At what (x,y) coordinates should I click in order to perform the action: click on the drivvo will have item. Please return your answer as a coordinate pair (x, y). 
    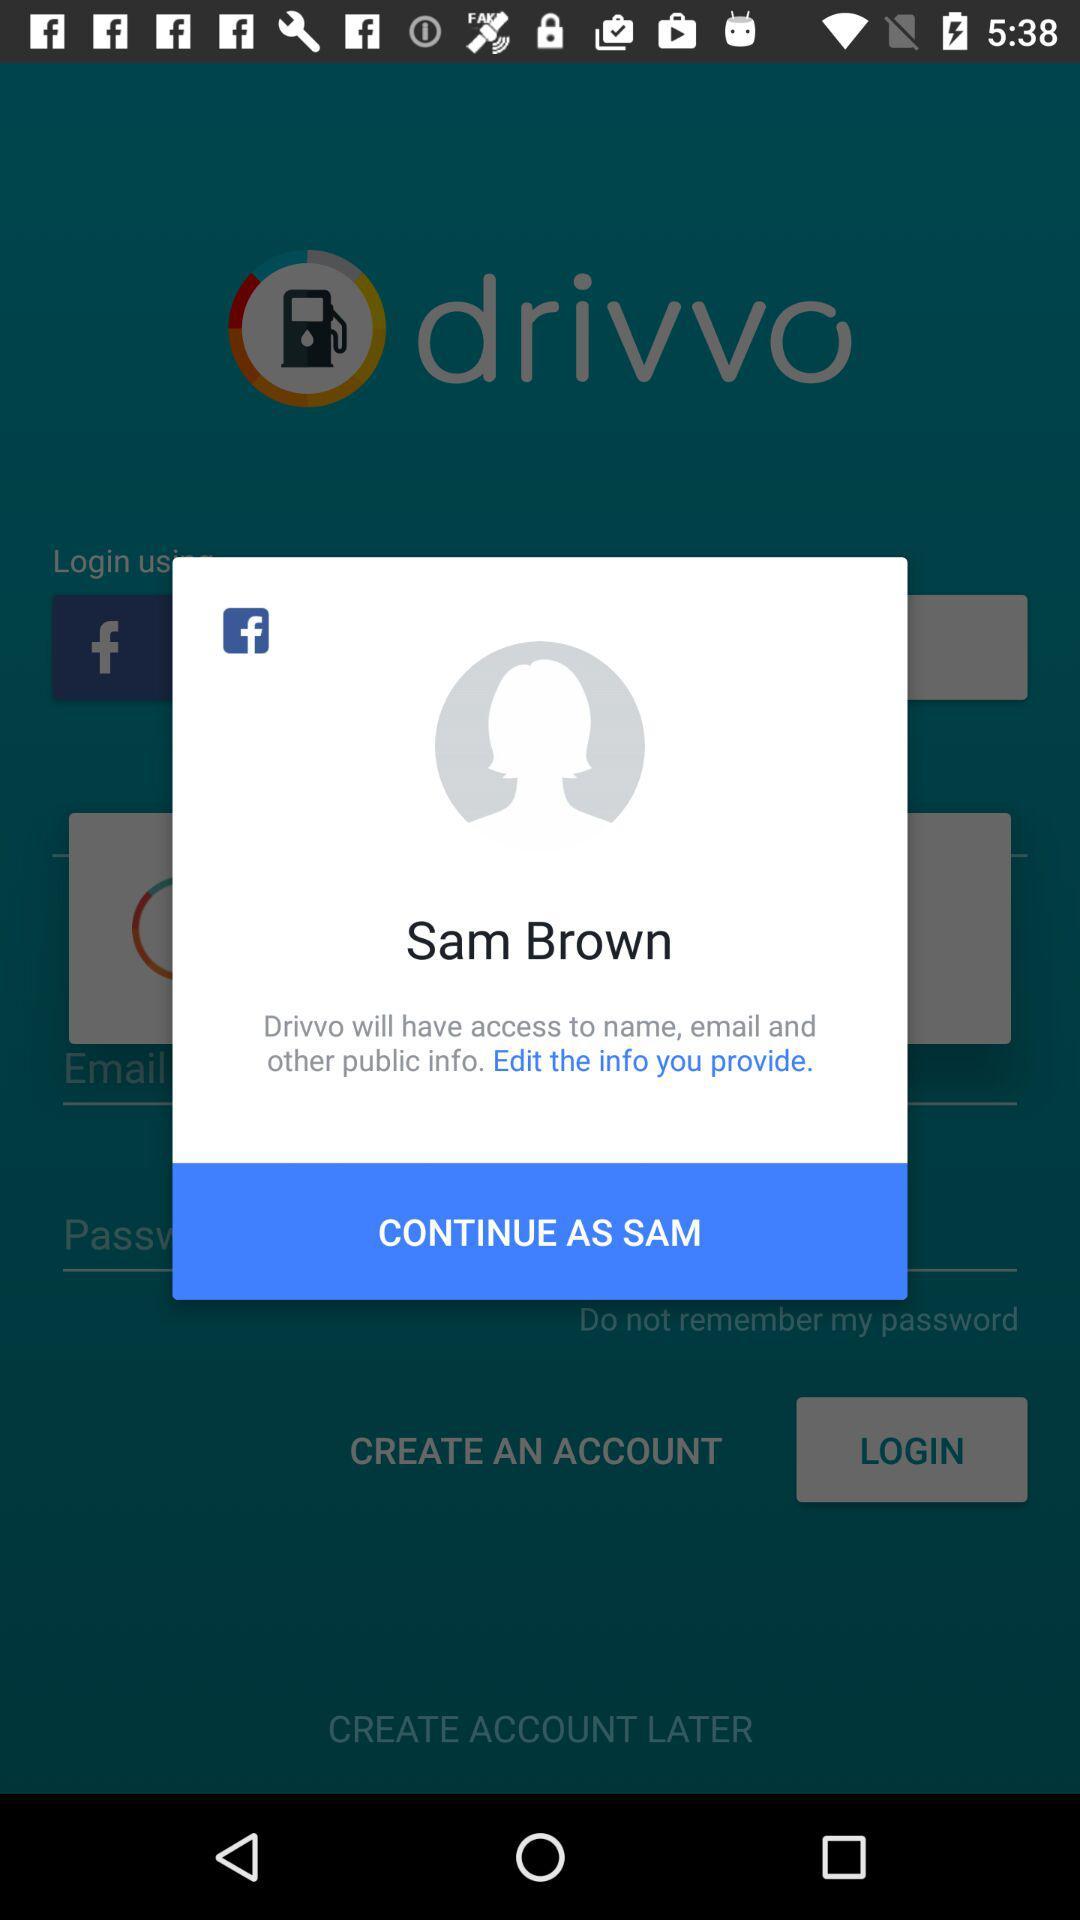
    Looking at the image, I should click on (540, 1041).